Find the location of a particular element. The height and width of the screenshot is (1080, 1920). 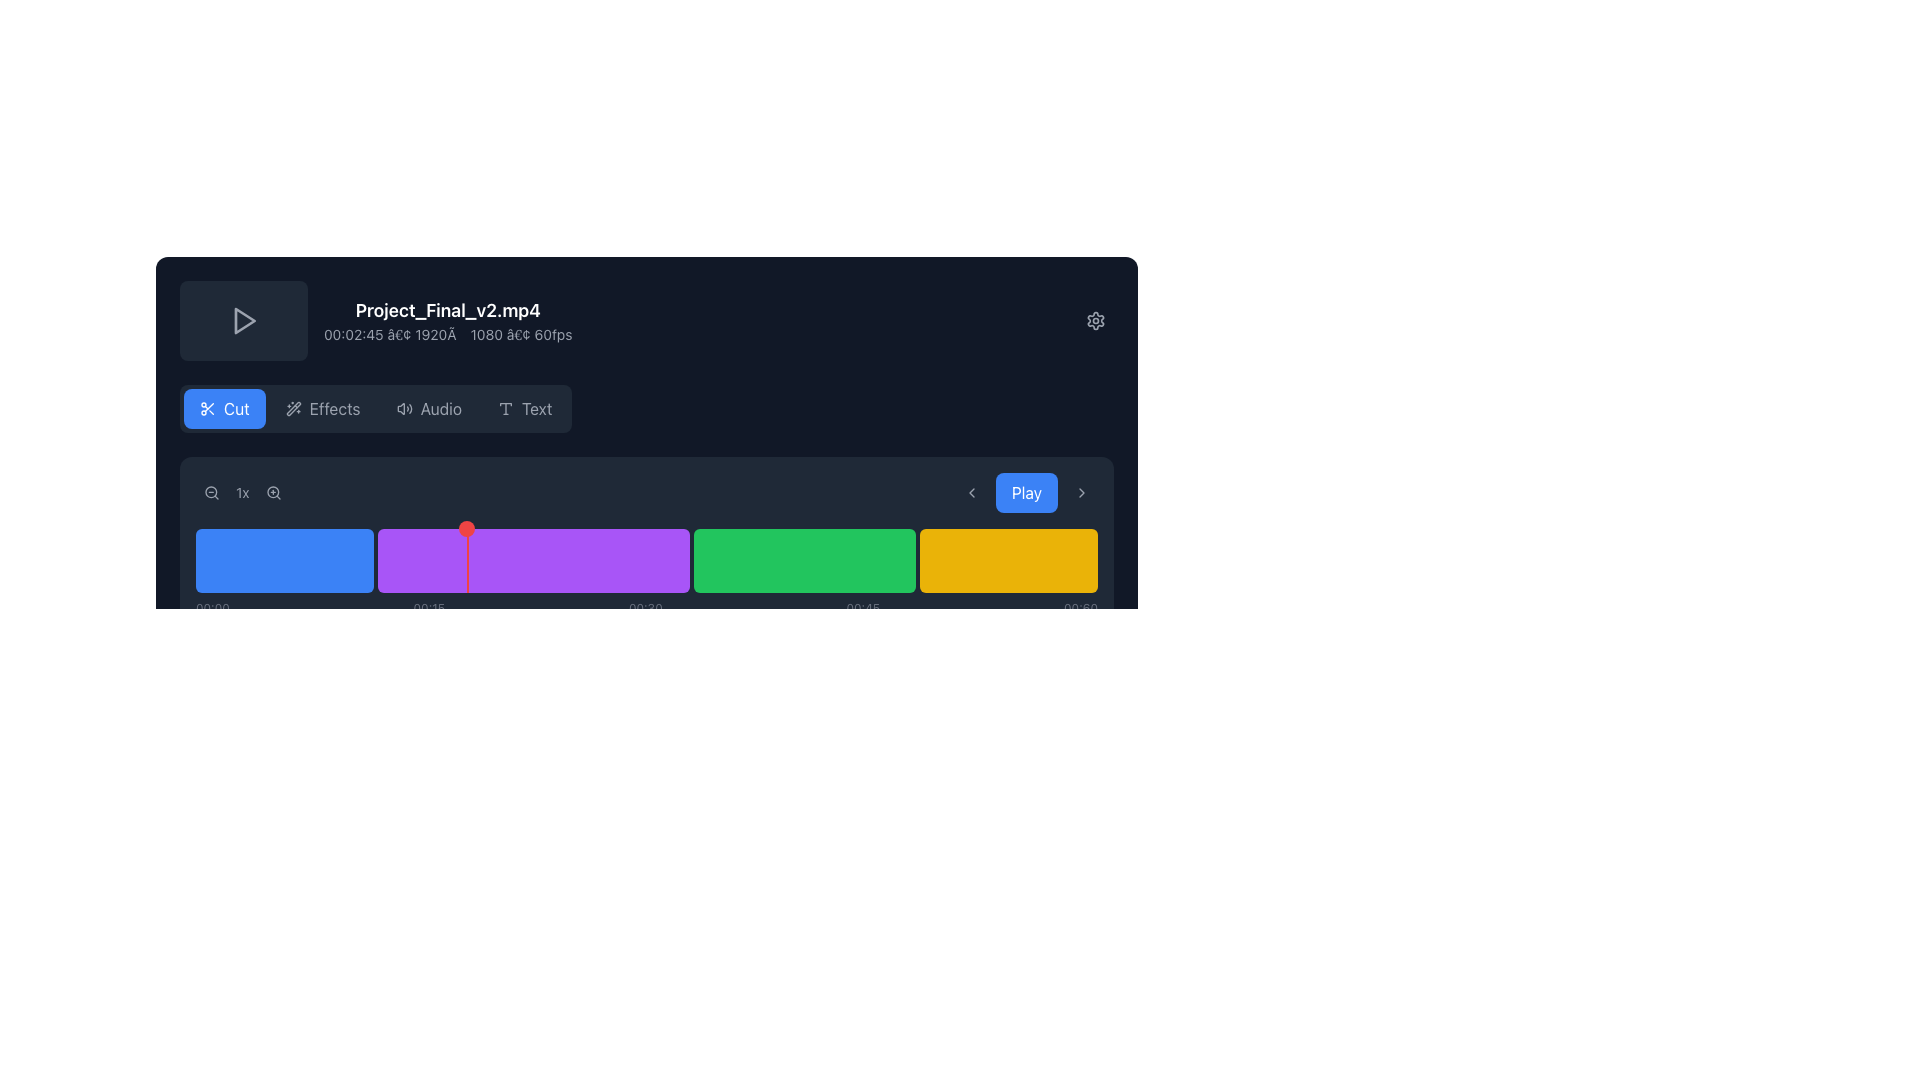

the third visual block segment in the timeline interface to trigger its hover state is located at coordinates (804, 560).